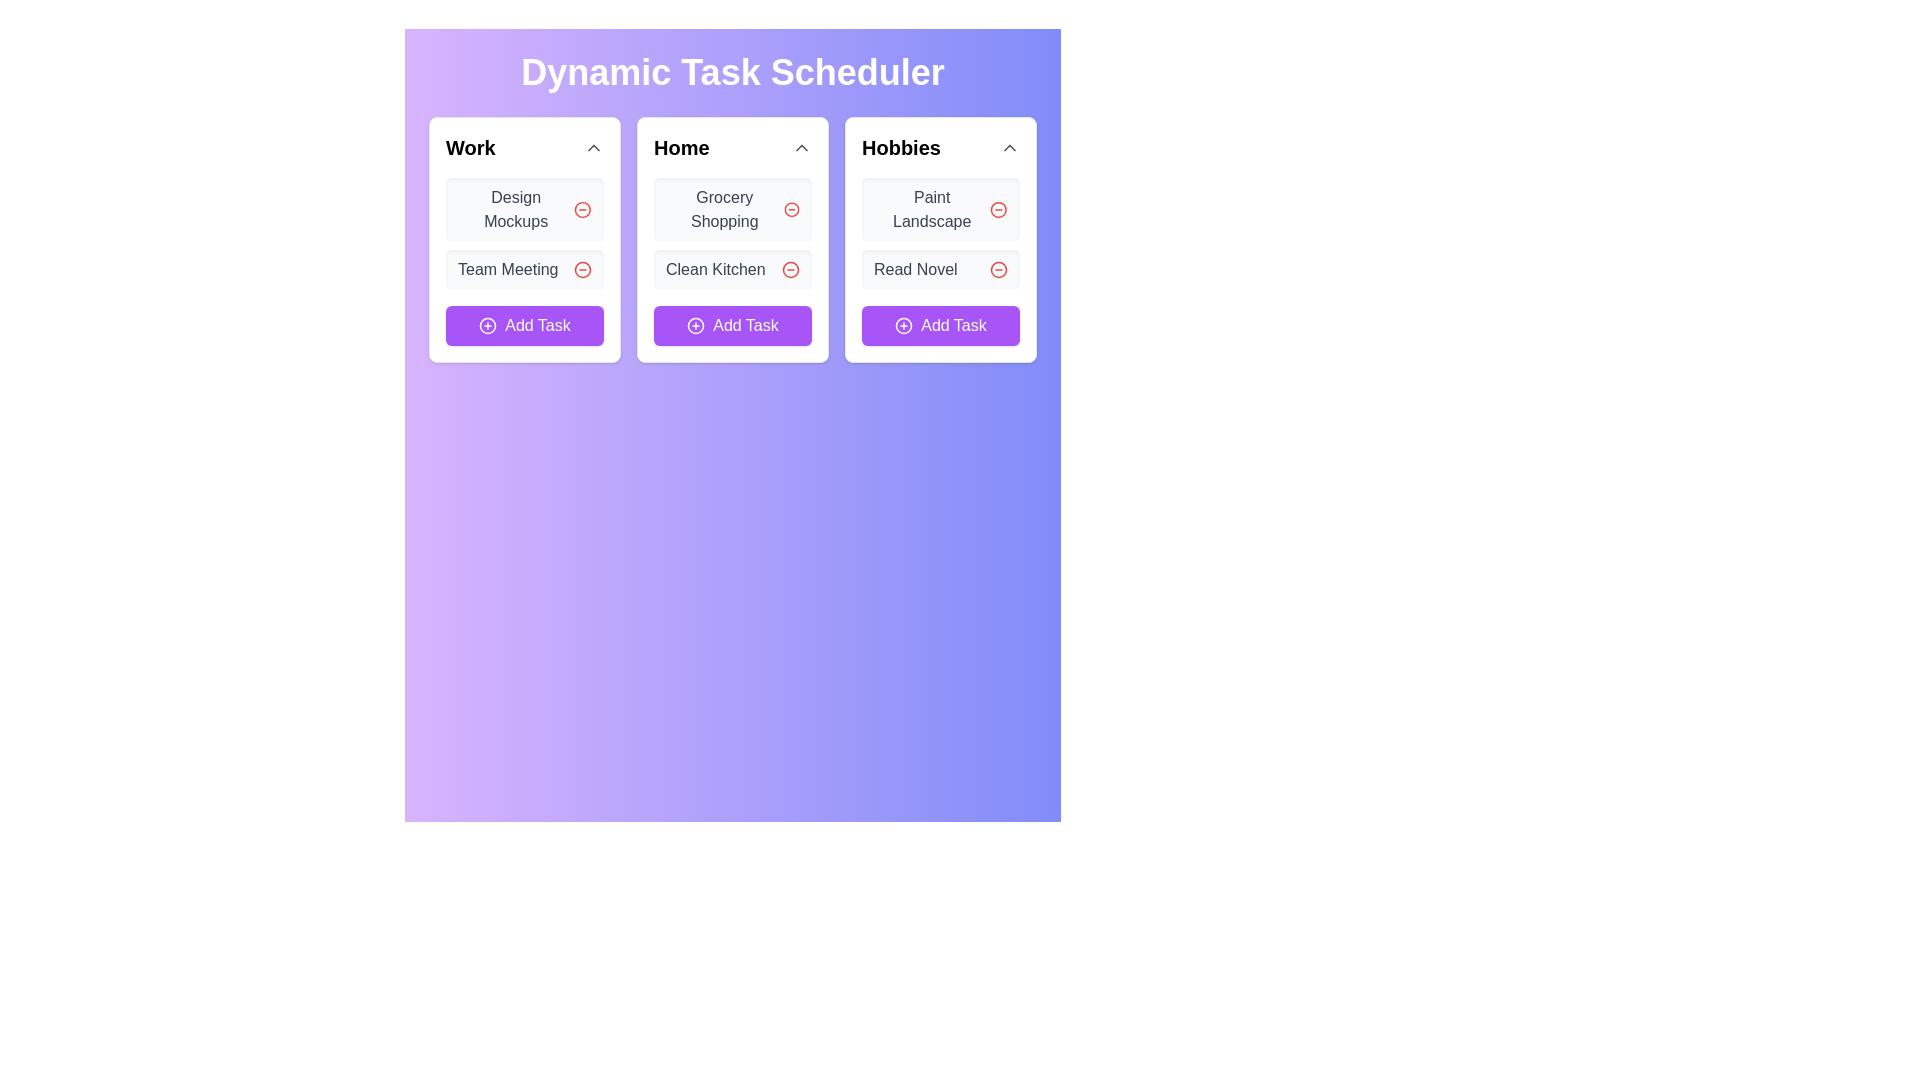 Image resolution: width=1920 pixels, height=1080 pixels. What do you see at coordinates (581, 270) in the screenshot?
I see `the delete button located to the right of the 'Team Meeting' task in the second row of the 'Work' column` at bounding box center [581, 270].